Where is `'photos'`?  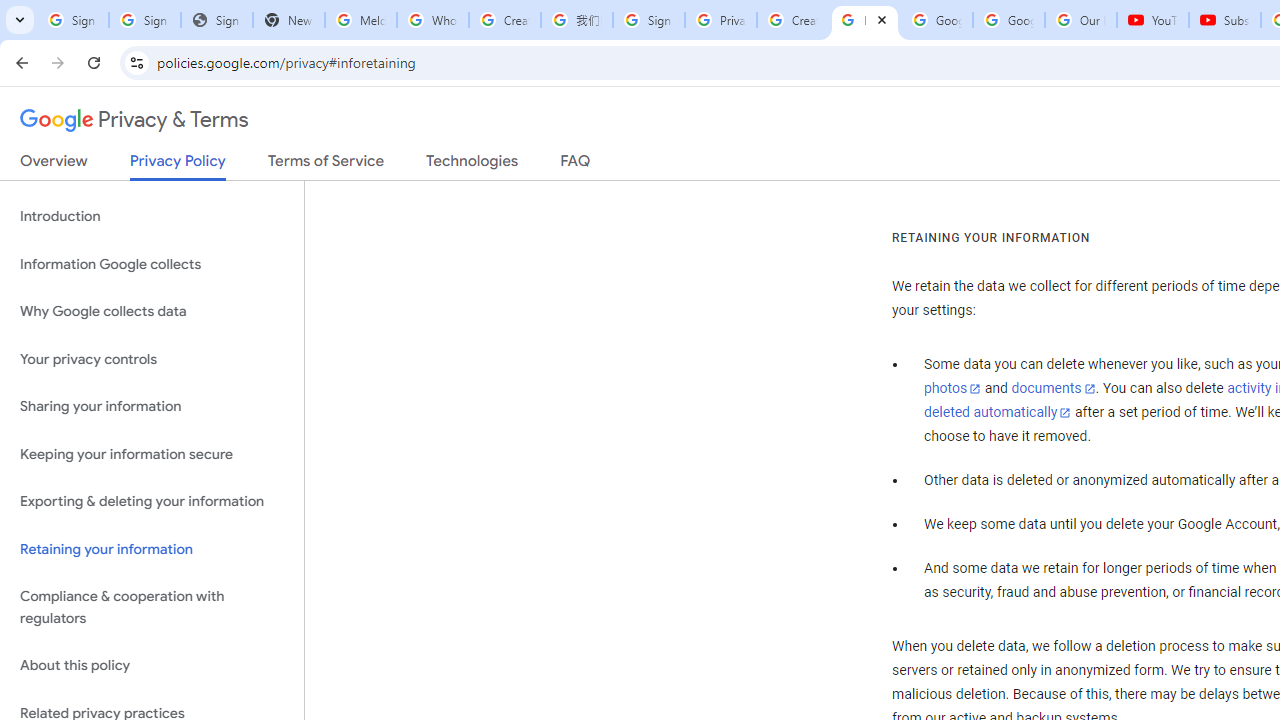
'photos' is located at coordinates (951, 389).